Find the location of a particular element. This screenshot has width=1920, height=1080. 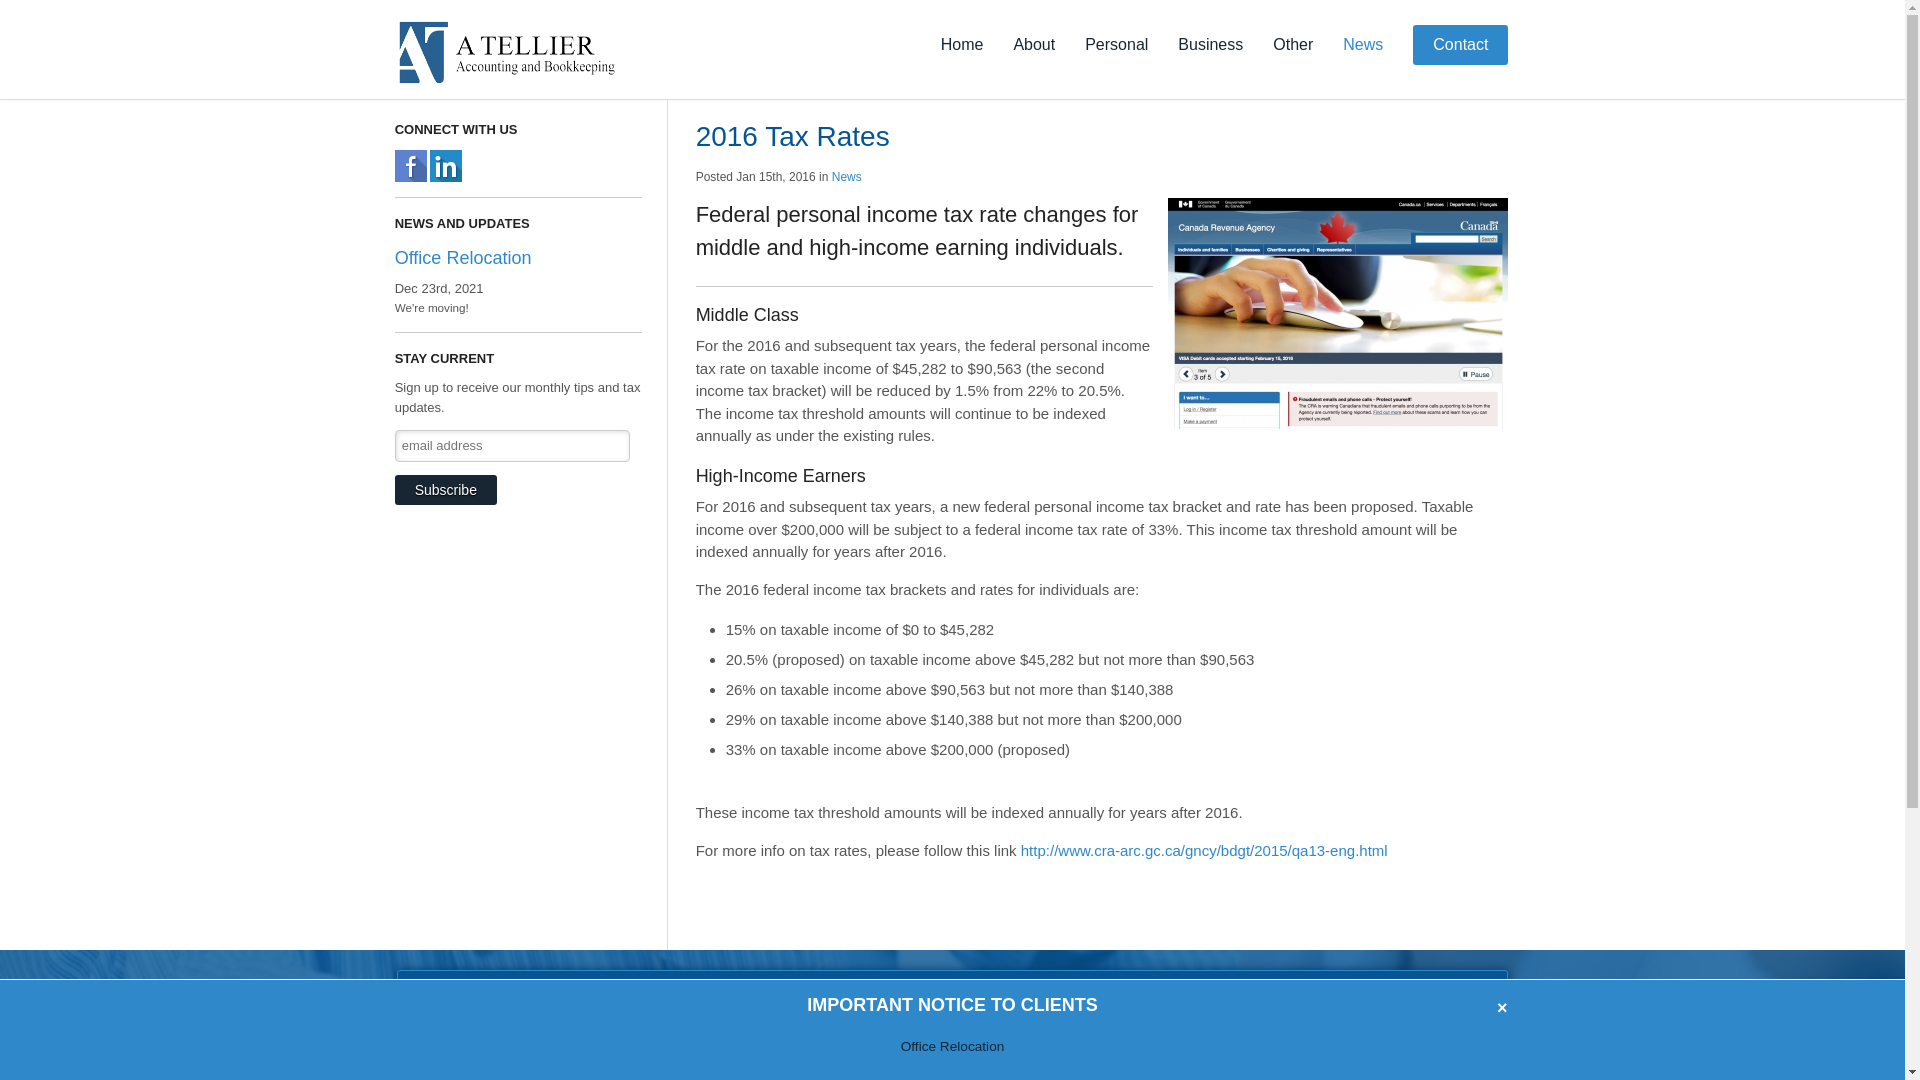

'A Tellier Bookkeeping and Accounting, Welland, Facebook' is located at coordinates (410, 163).